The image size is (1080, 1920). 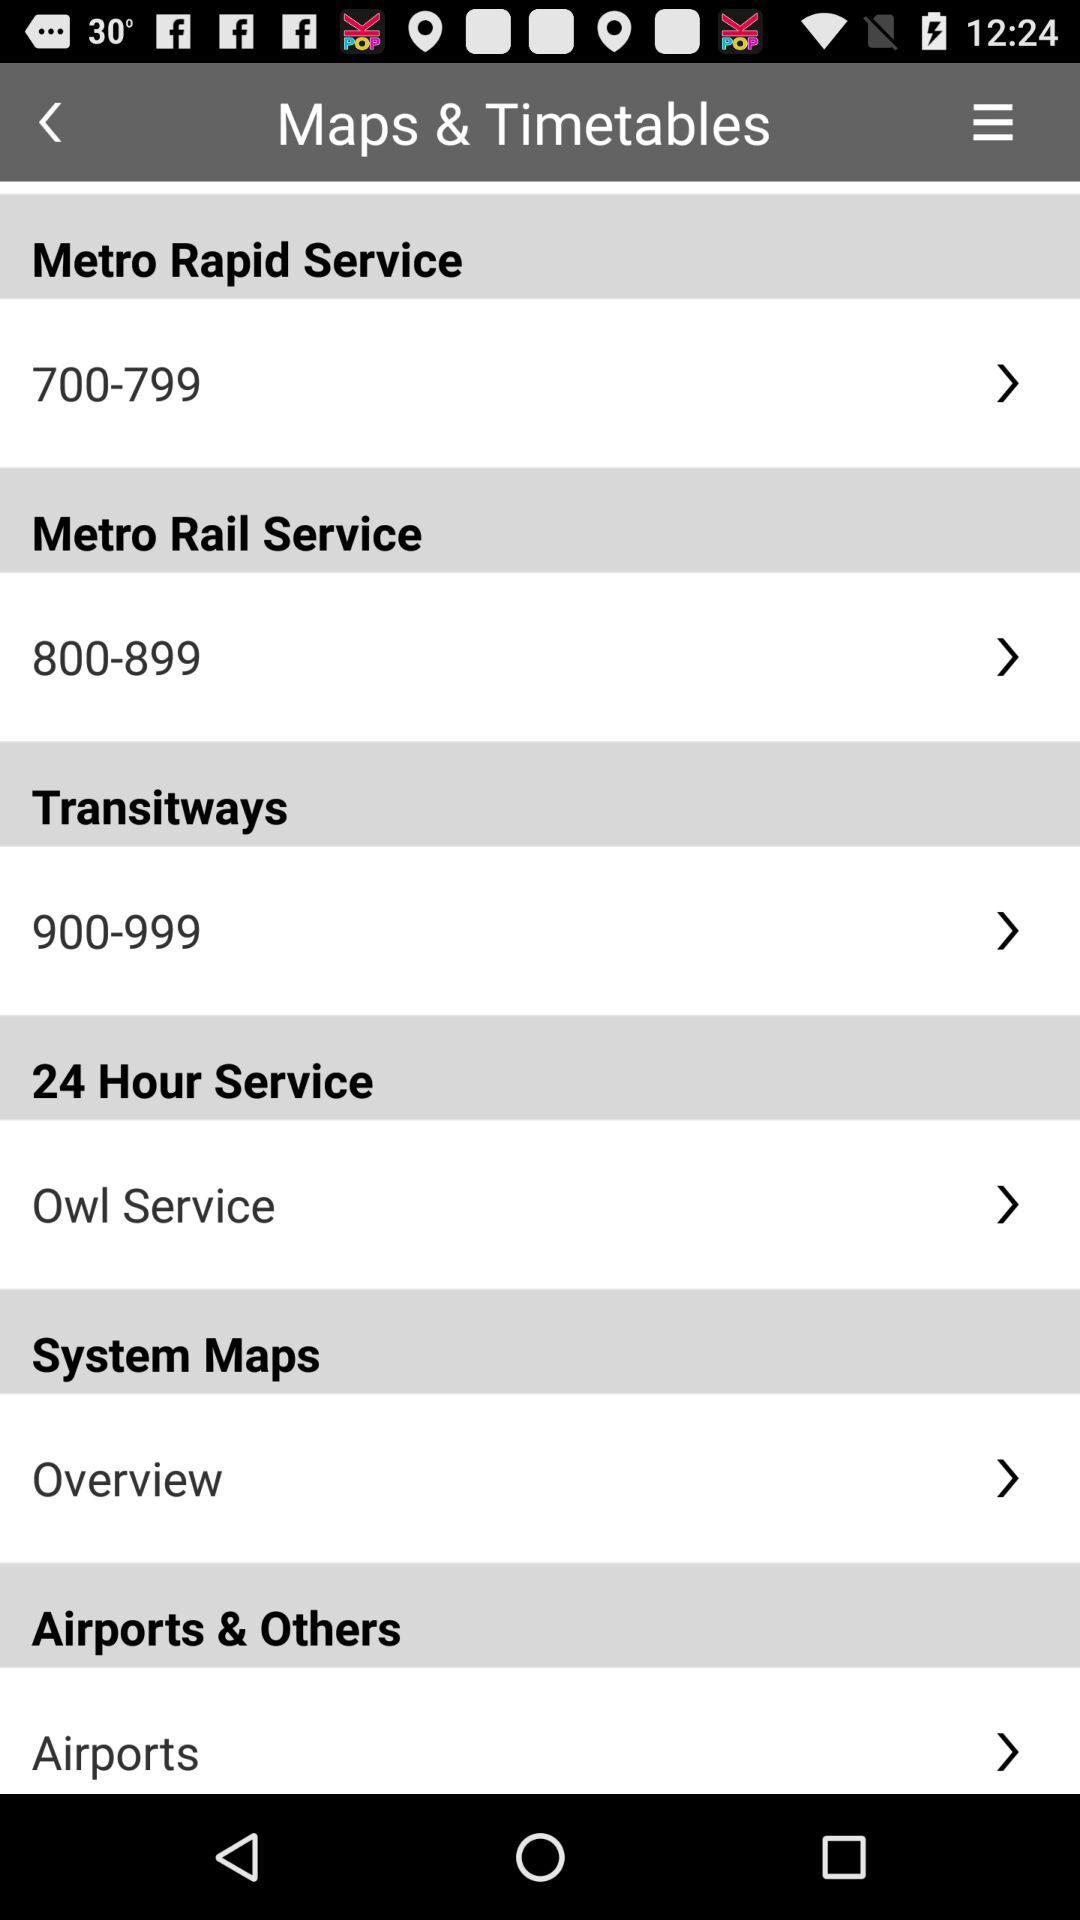 I want to click on the transitways item, so click(x=540, y=792).